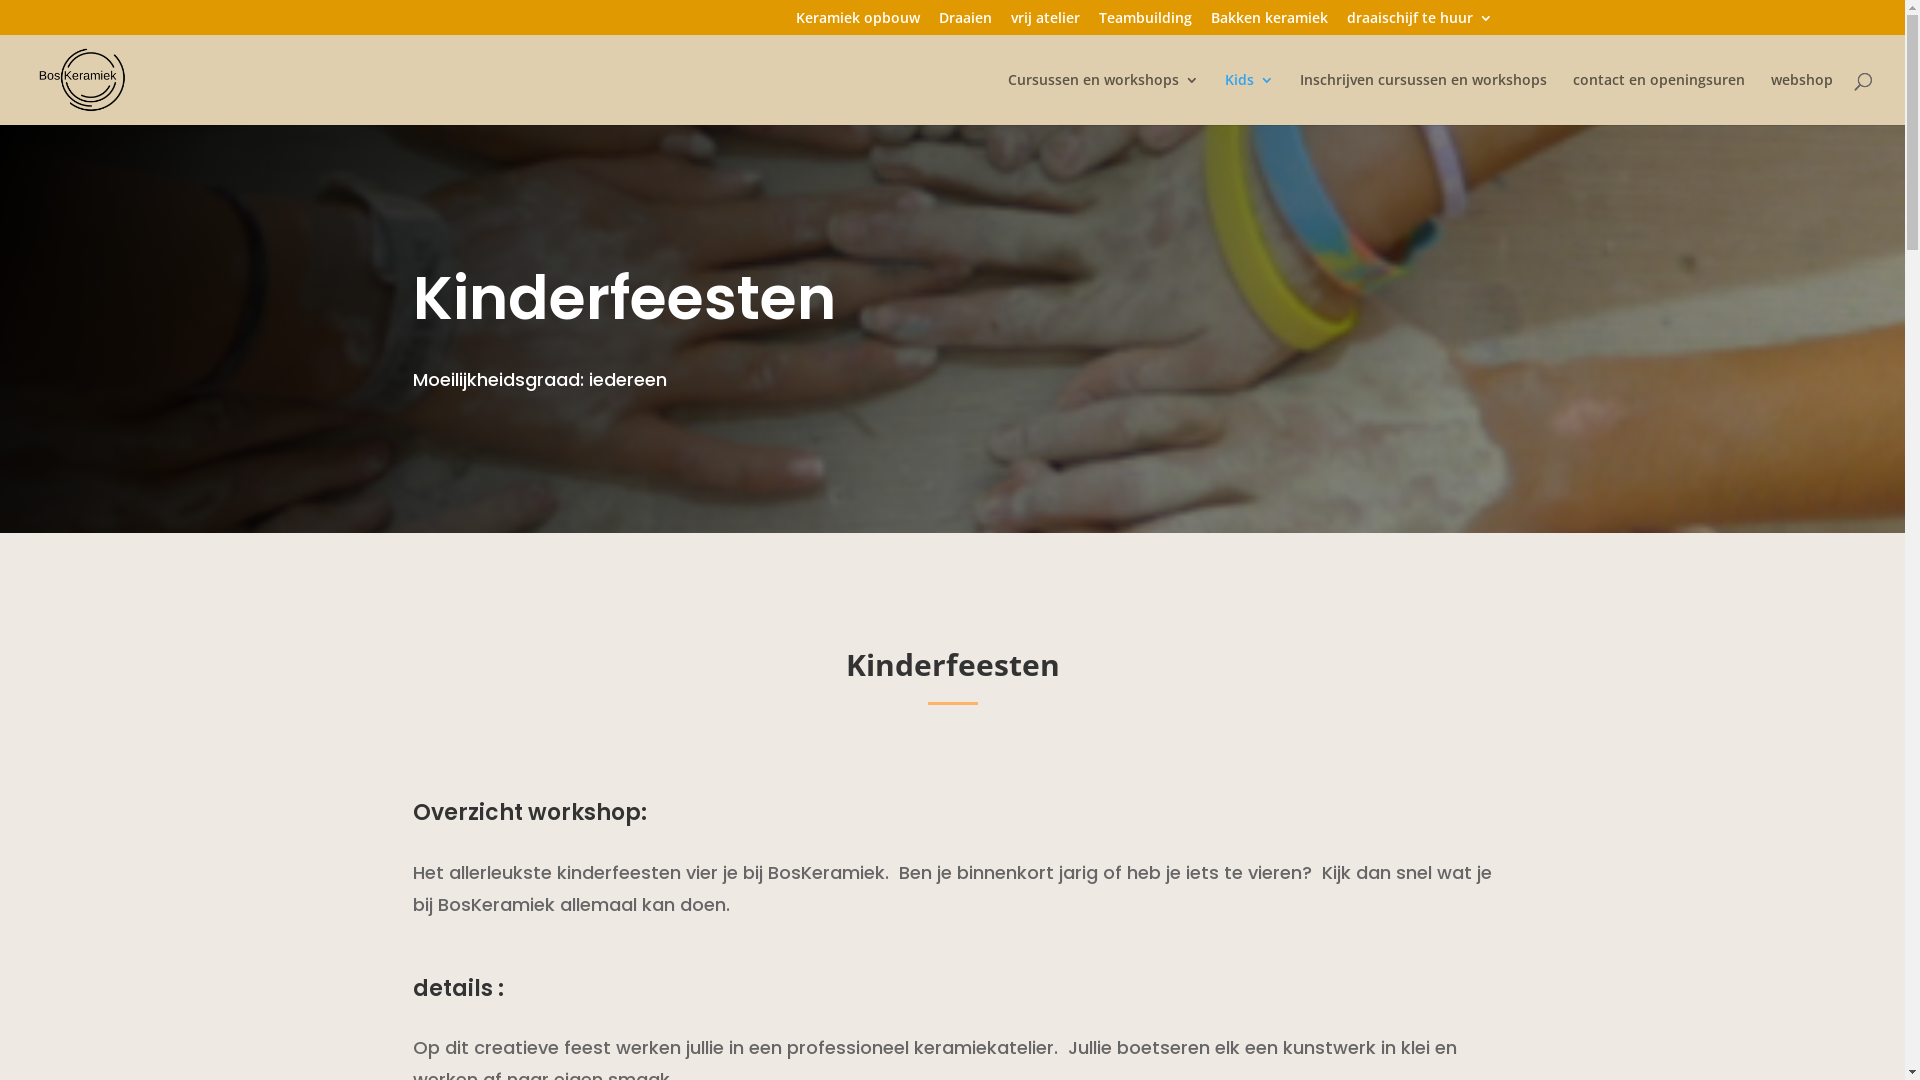  I want to click on 'Keramiek opbouw', so click(858, 22).